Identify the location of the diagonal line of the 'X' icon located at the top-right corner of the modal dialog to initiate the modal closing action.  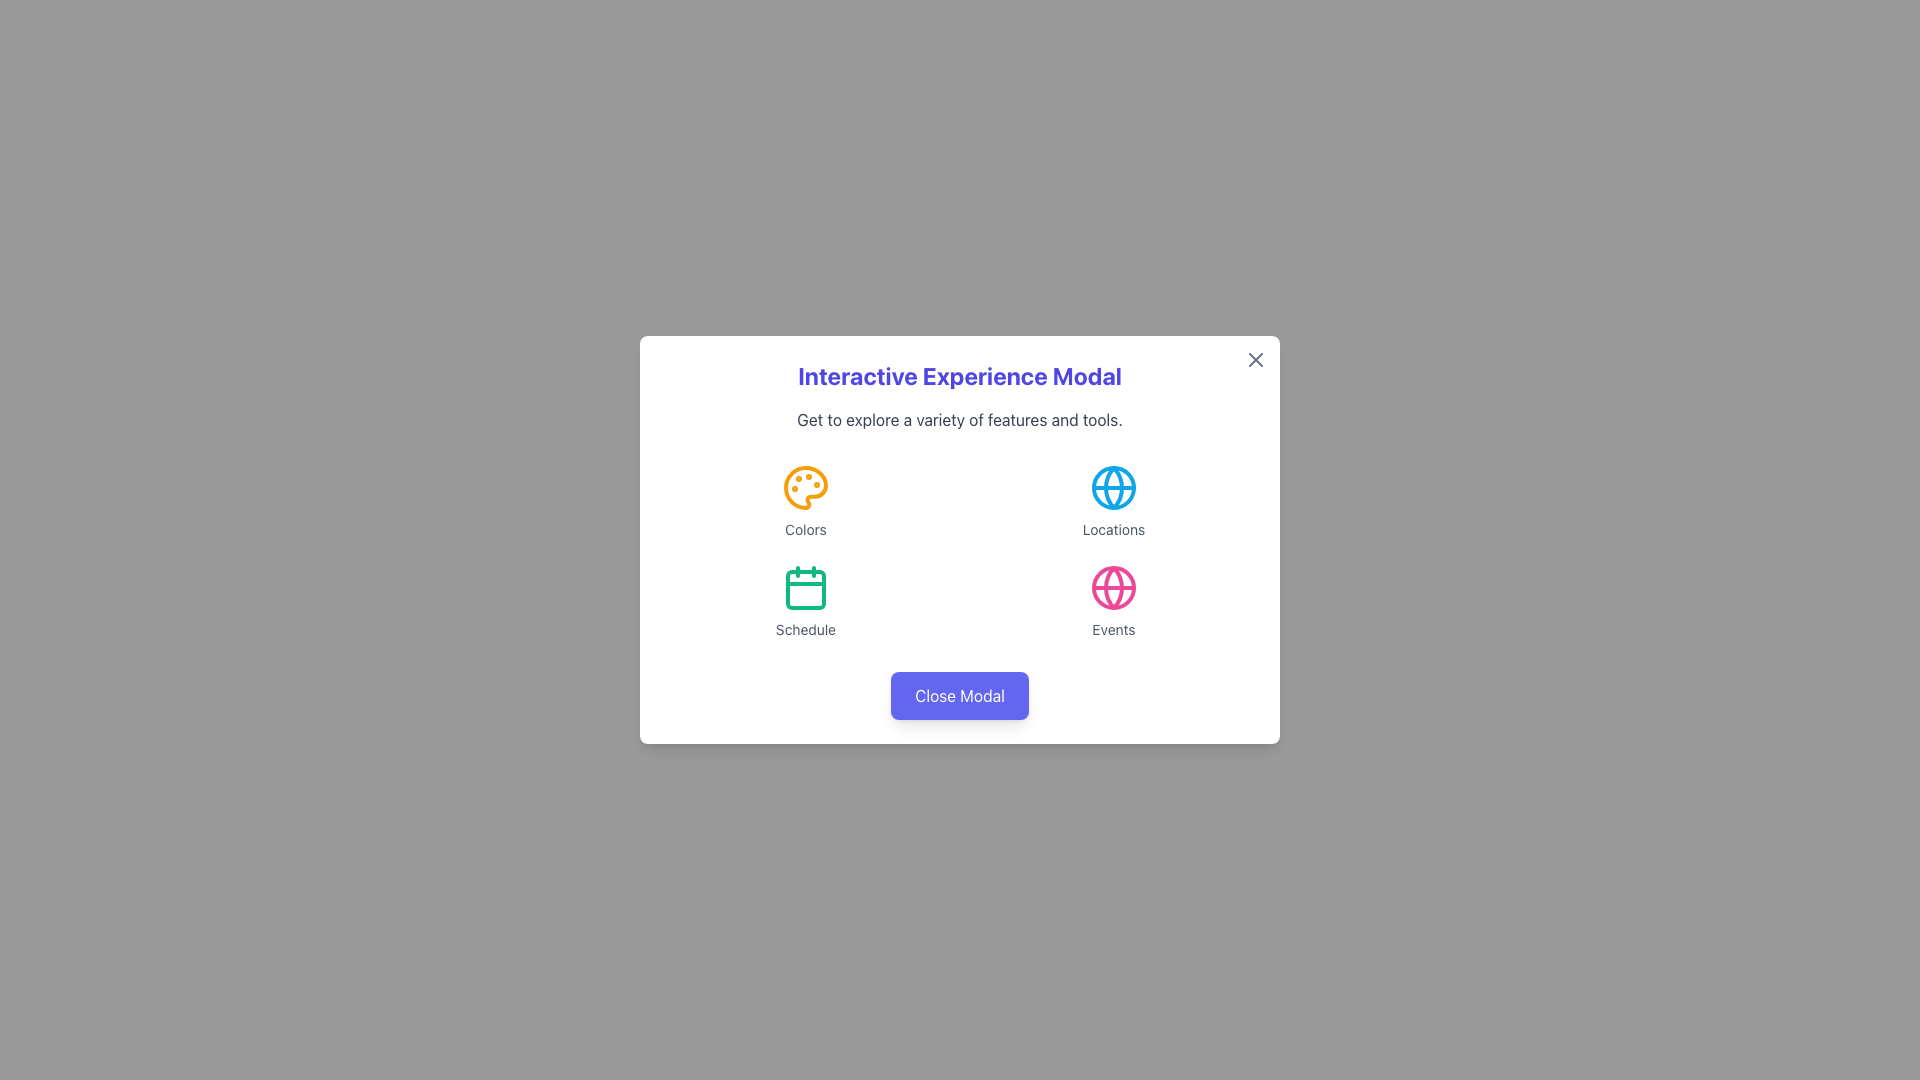
(1255, 358).